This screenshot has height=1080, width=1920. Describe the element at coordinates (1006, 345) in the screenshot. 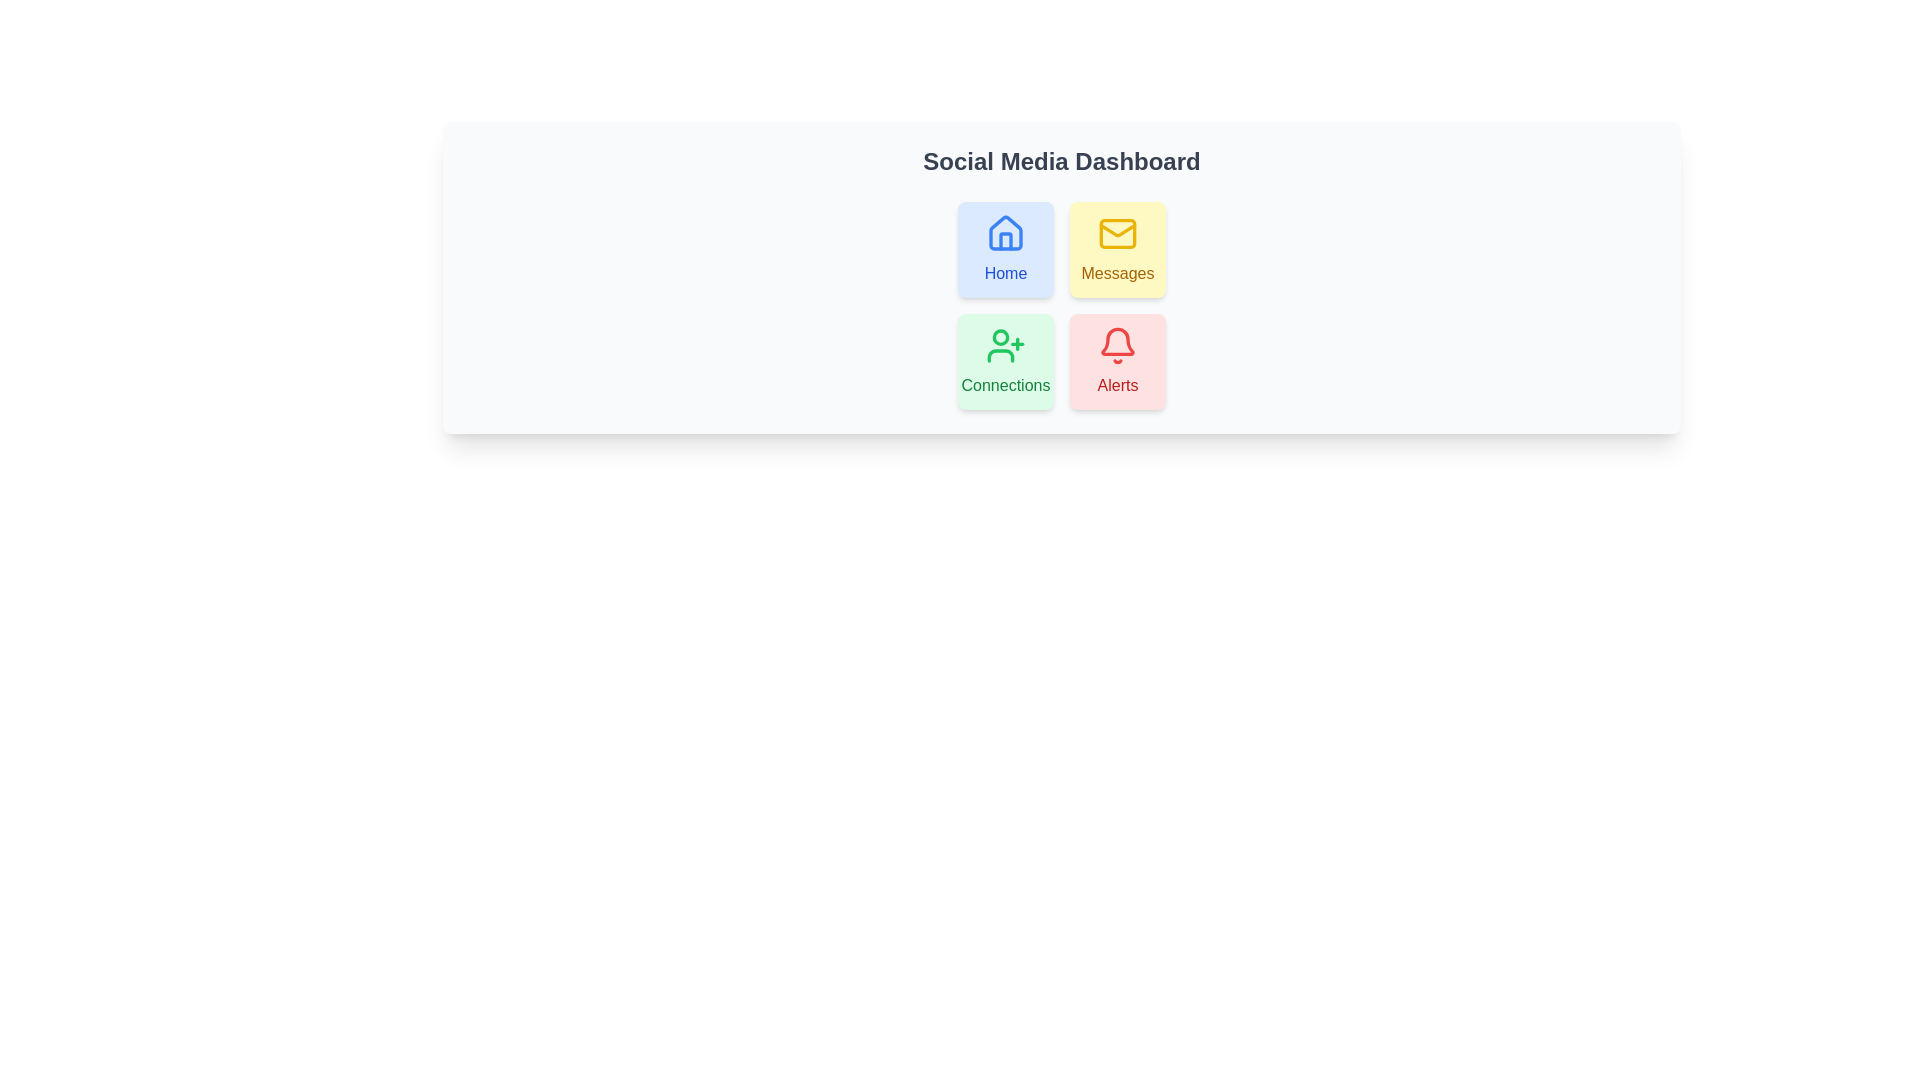

I see `the interactive icon for adding new connections located in the center of the green-bordered square labeled 'Connections'` at that location.